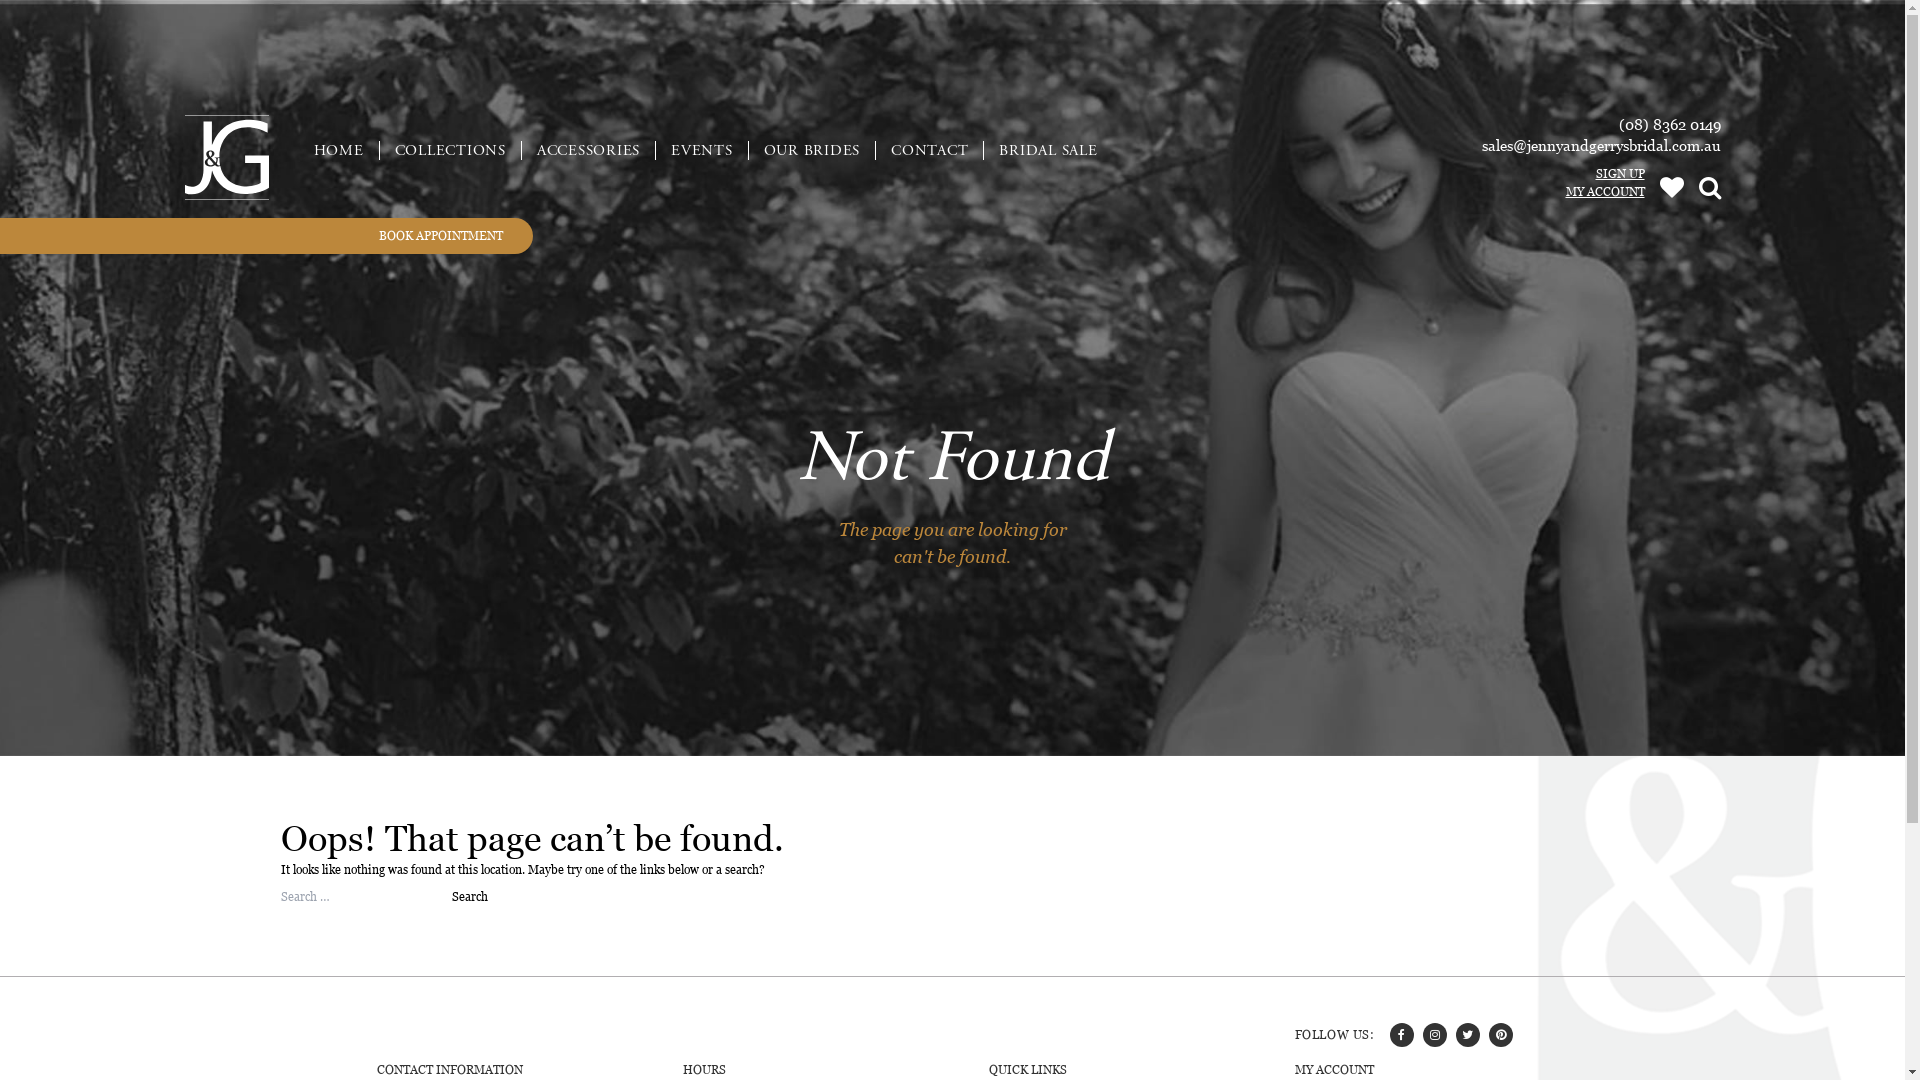 This screenshot has height=1080, width=1920. Describe the element at coordinates (450, 148) in the screenshot. I see `'COLLECTIONS'` at that location.